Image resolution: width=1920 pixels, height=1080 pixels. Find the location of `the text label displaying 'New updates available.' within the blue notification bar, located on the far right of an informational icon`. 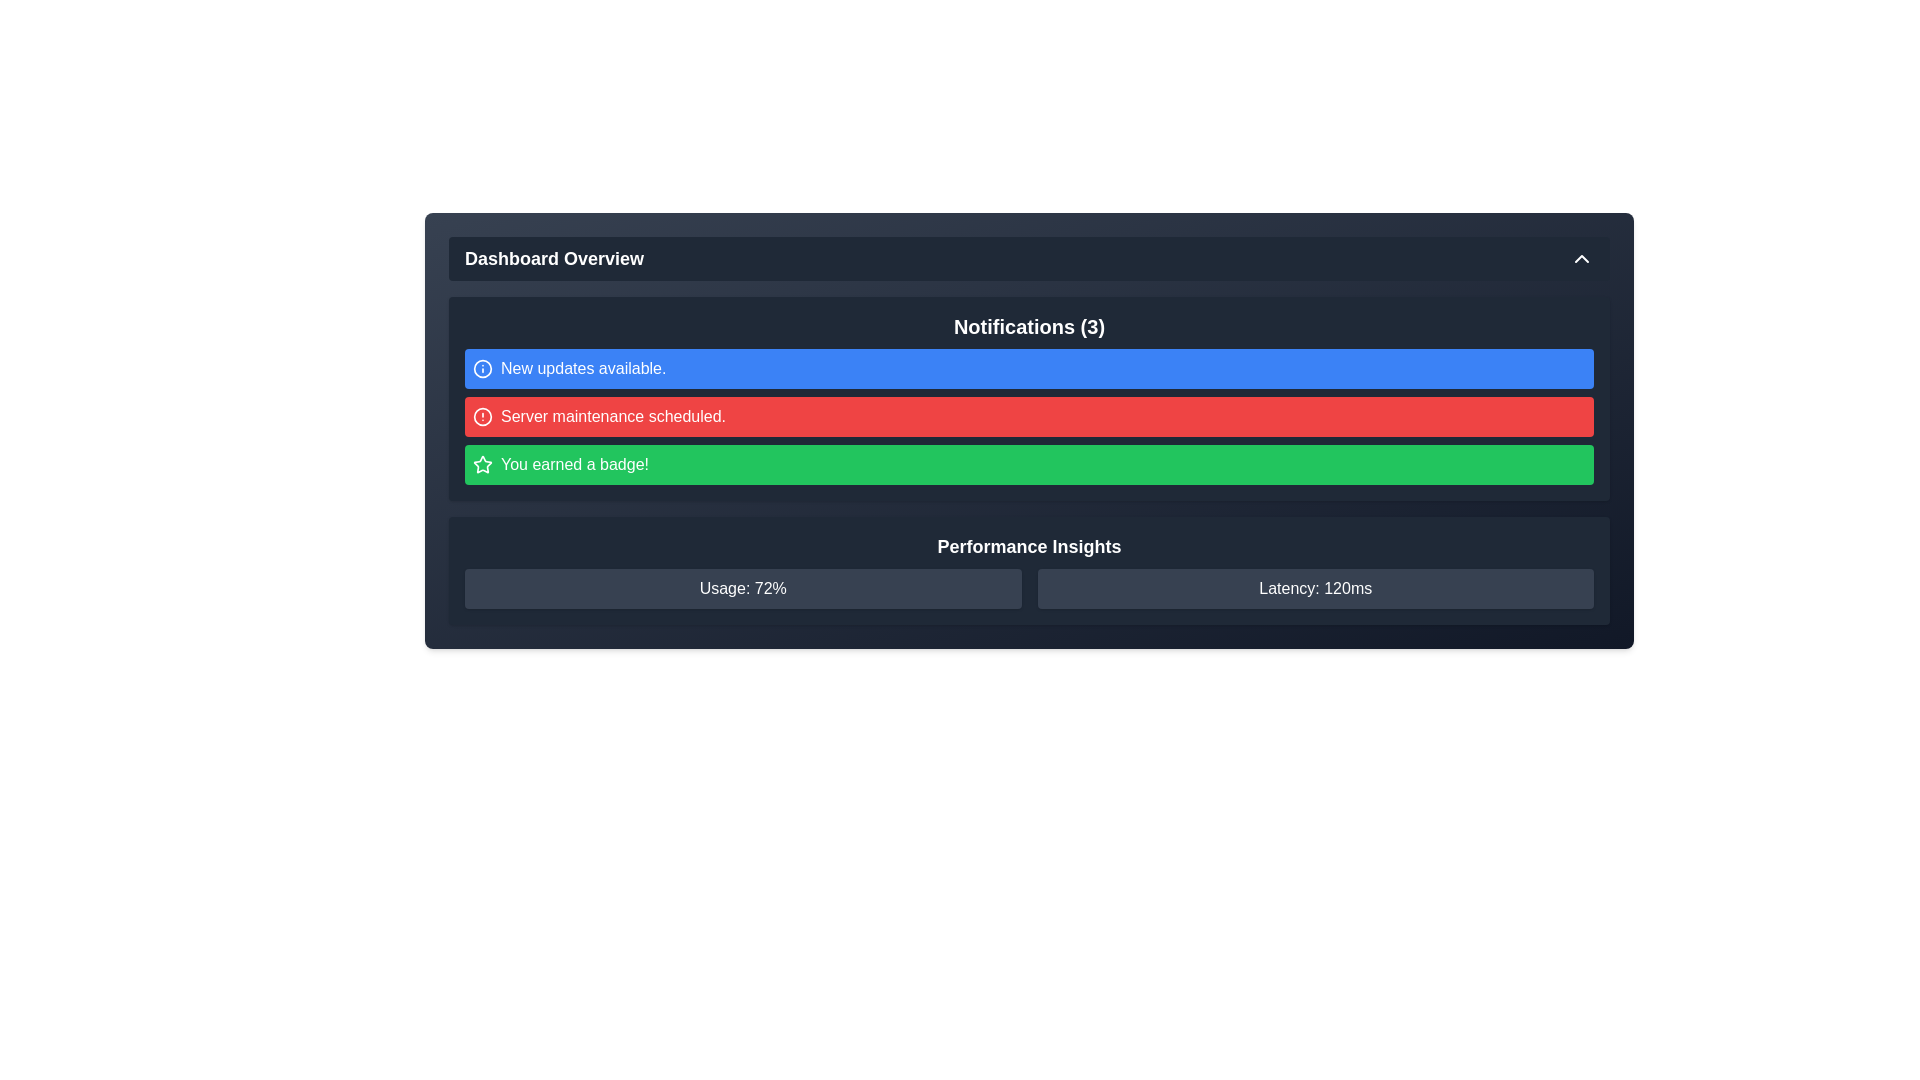

the text label displaying 'New updates available.' within the blue notification bar, located on the far right of an informational icon is located at coordinates (582, 369).